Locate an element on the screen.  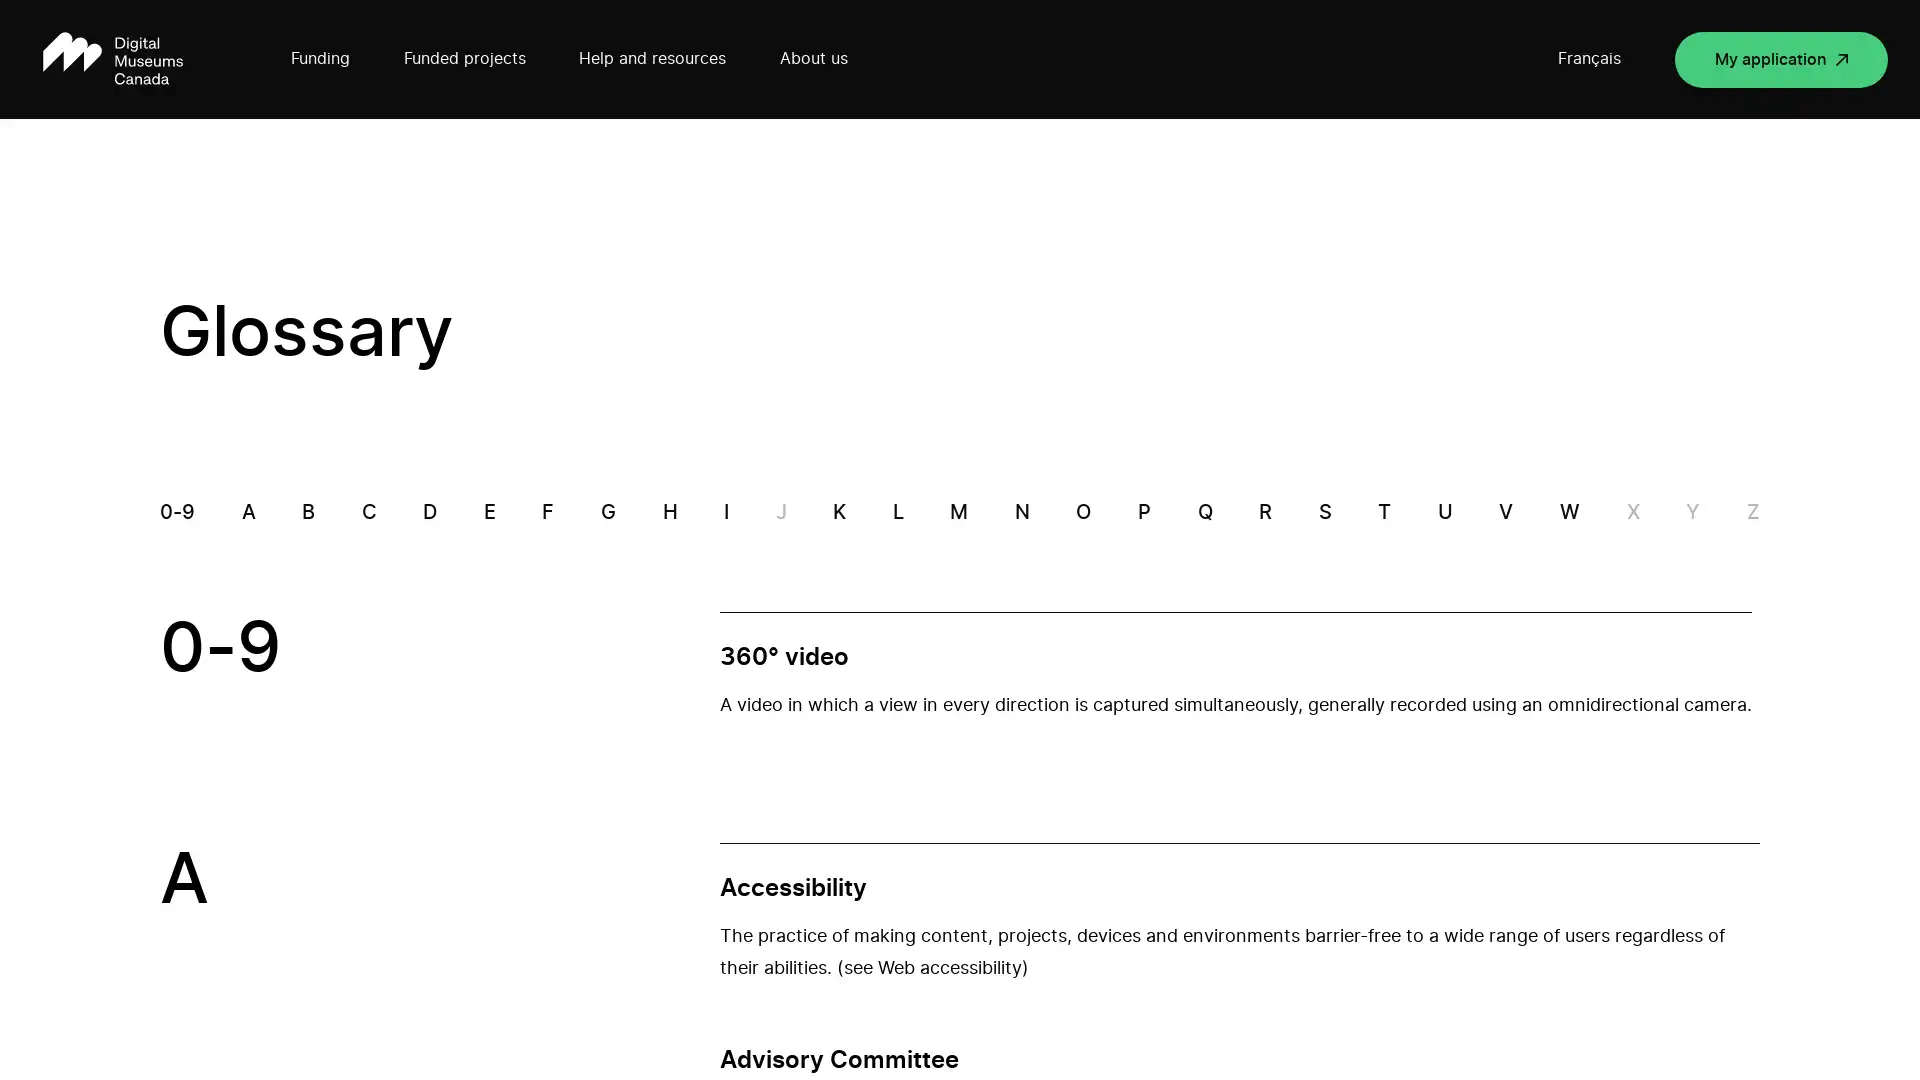
N is located at coordinates (1021, 512).